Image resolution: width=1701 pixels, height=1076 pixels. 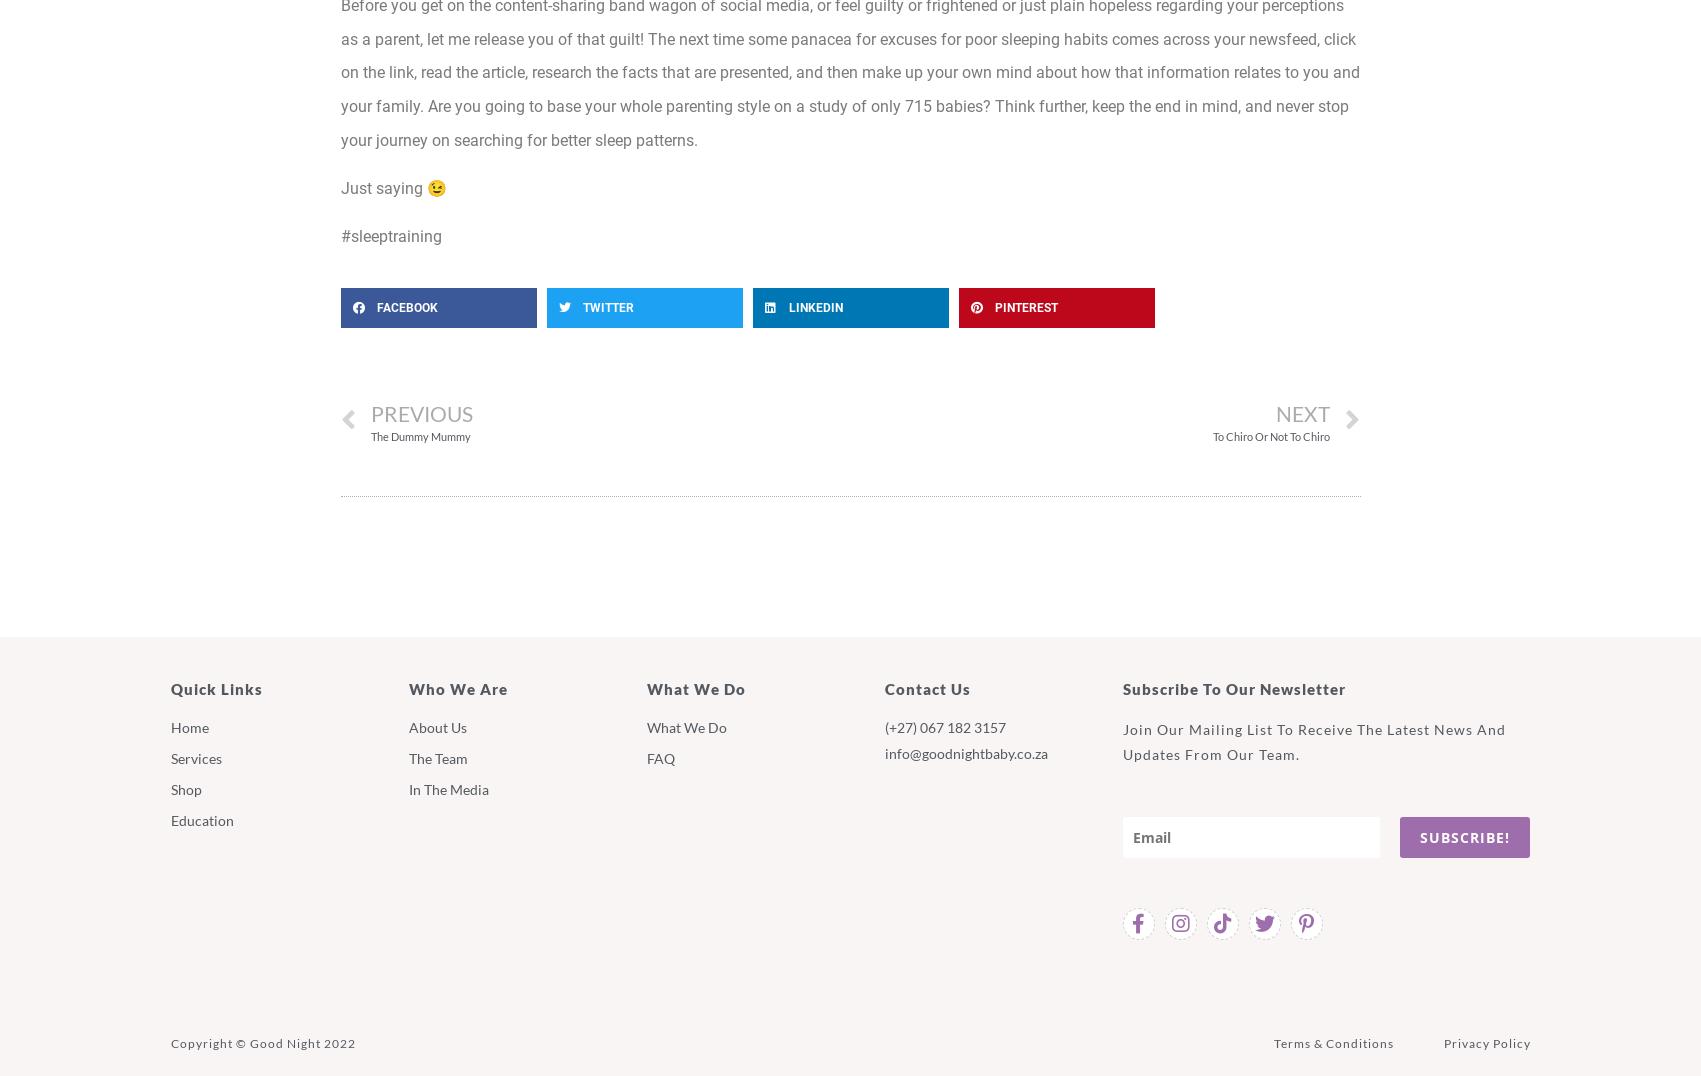 I want to click on '(+27) 067 182 3157', so click(x=943, y=725).